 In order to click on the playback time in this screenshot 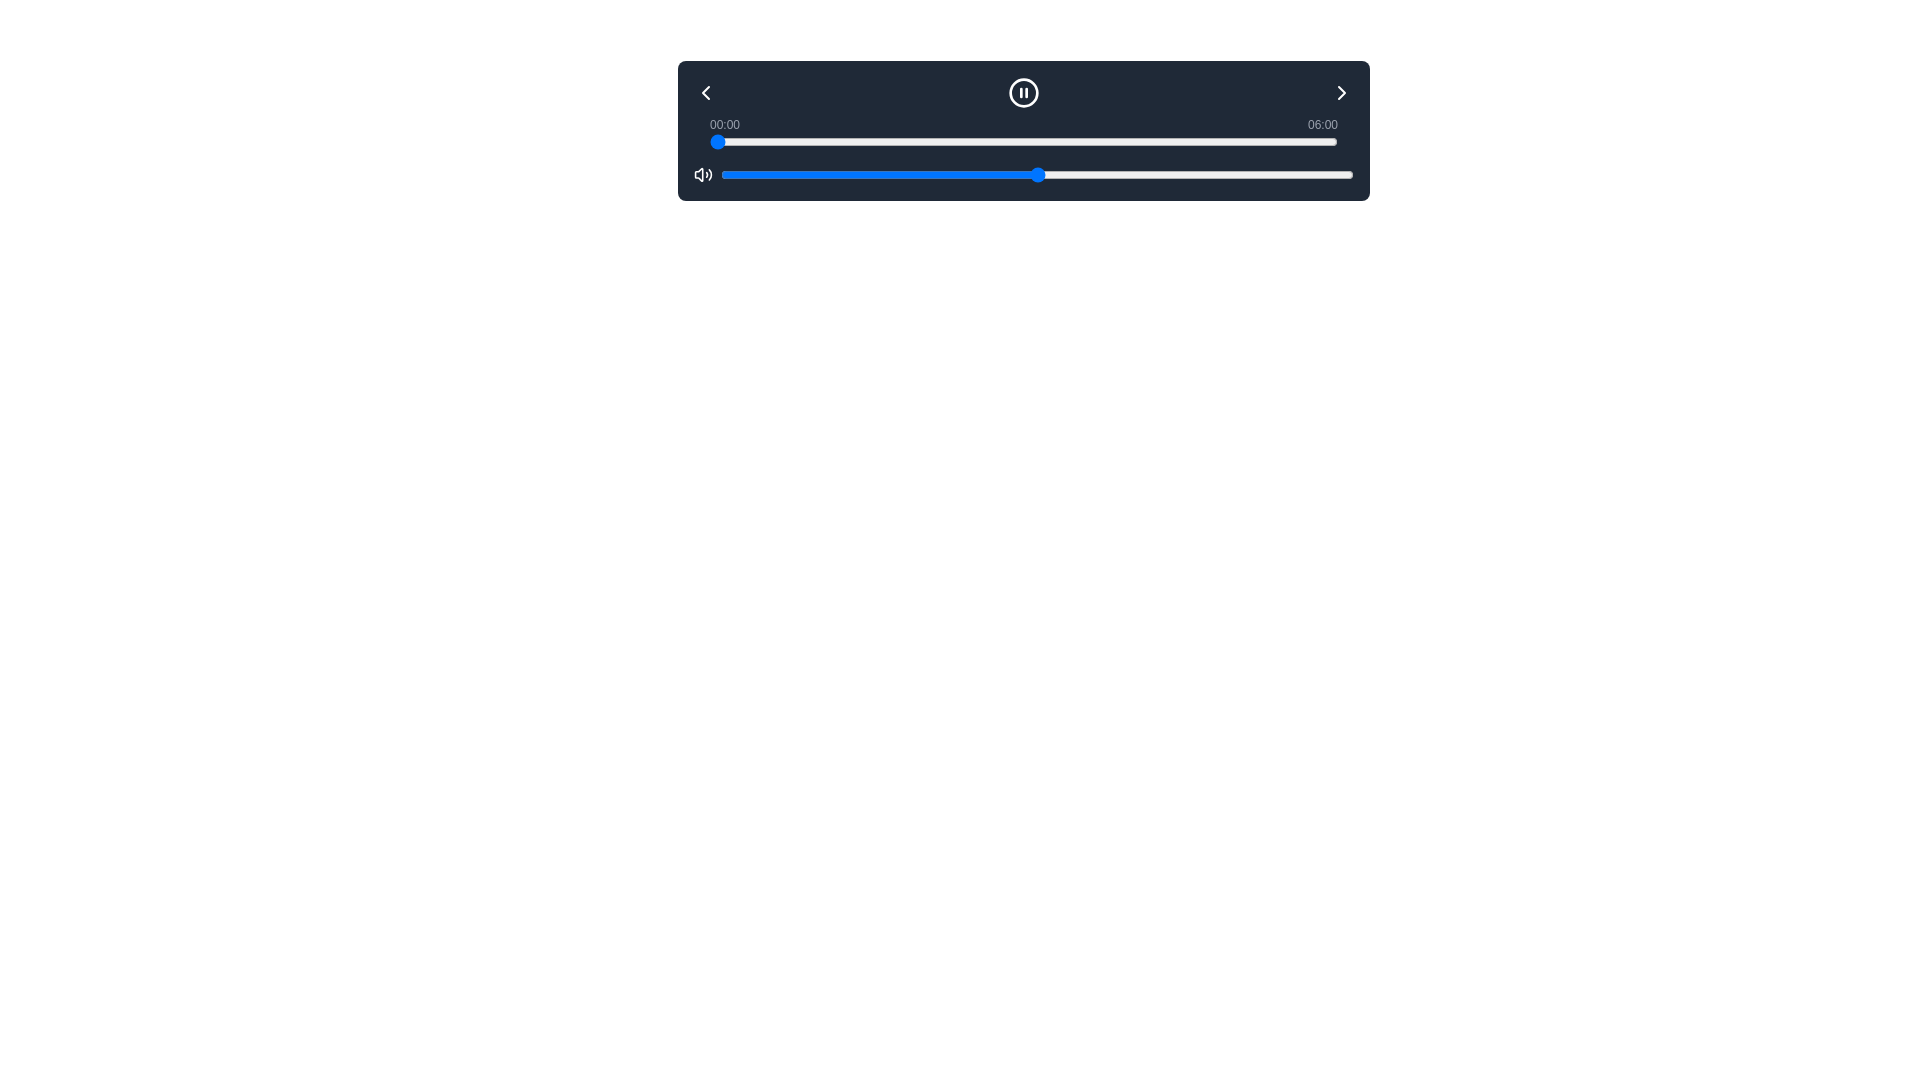, I will do `click(1242, 141)`.